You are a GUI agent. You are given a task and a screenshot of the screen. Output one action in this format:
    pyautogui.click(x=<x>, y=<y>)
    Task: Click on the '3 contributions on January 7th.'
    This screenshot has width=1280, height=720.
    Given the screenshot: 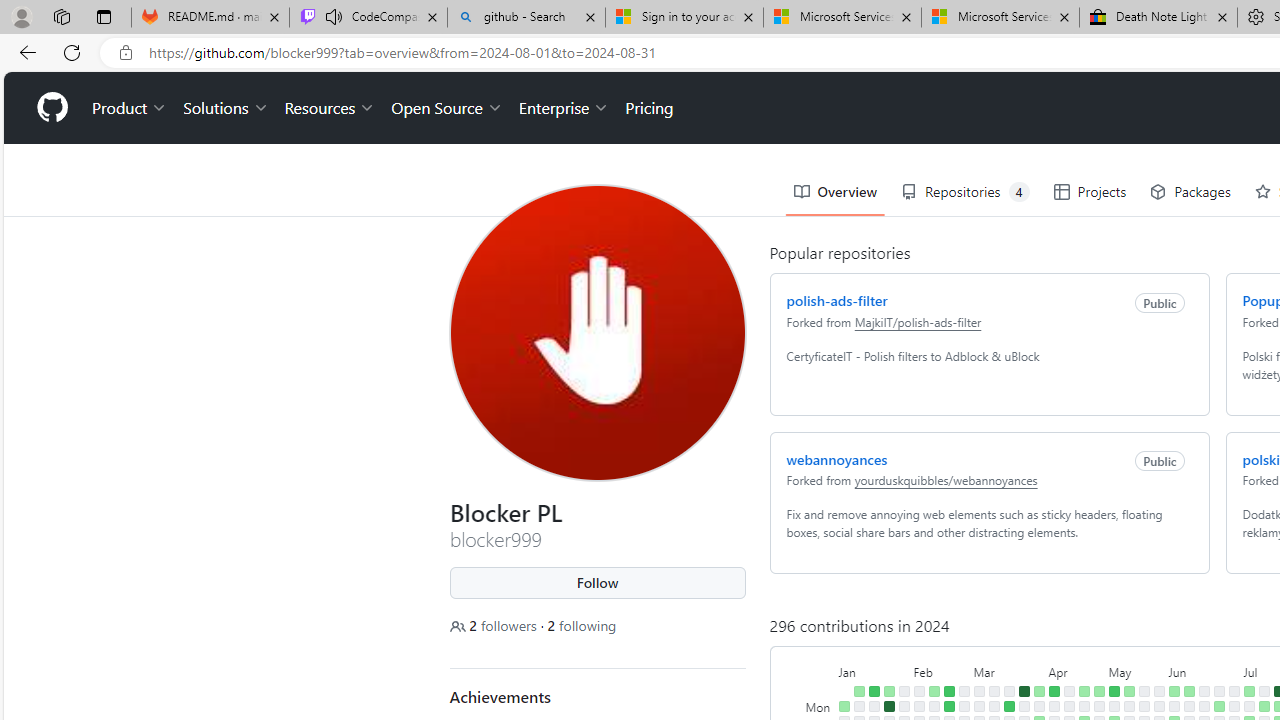 What is the action you would take?
    pyautogui.click(x=858, y=690)
    